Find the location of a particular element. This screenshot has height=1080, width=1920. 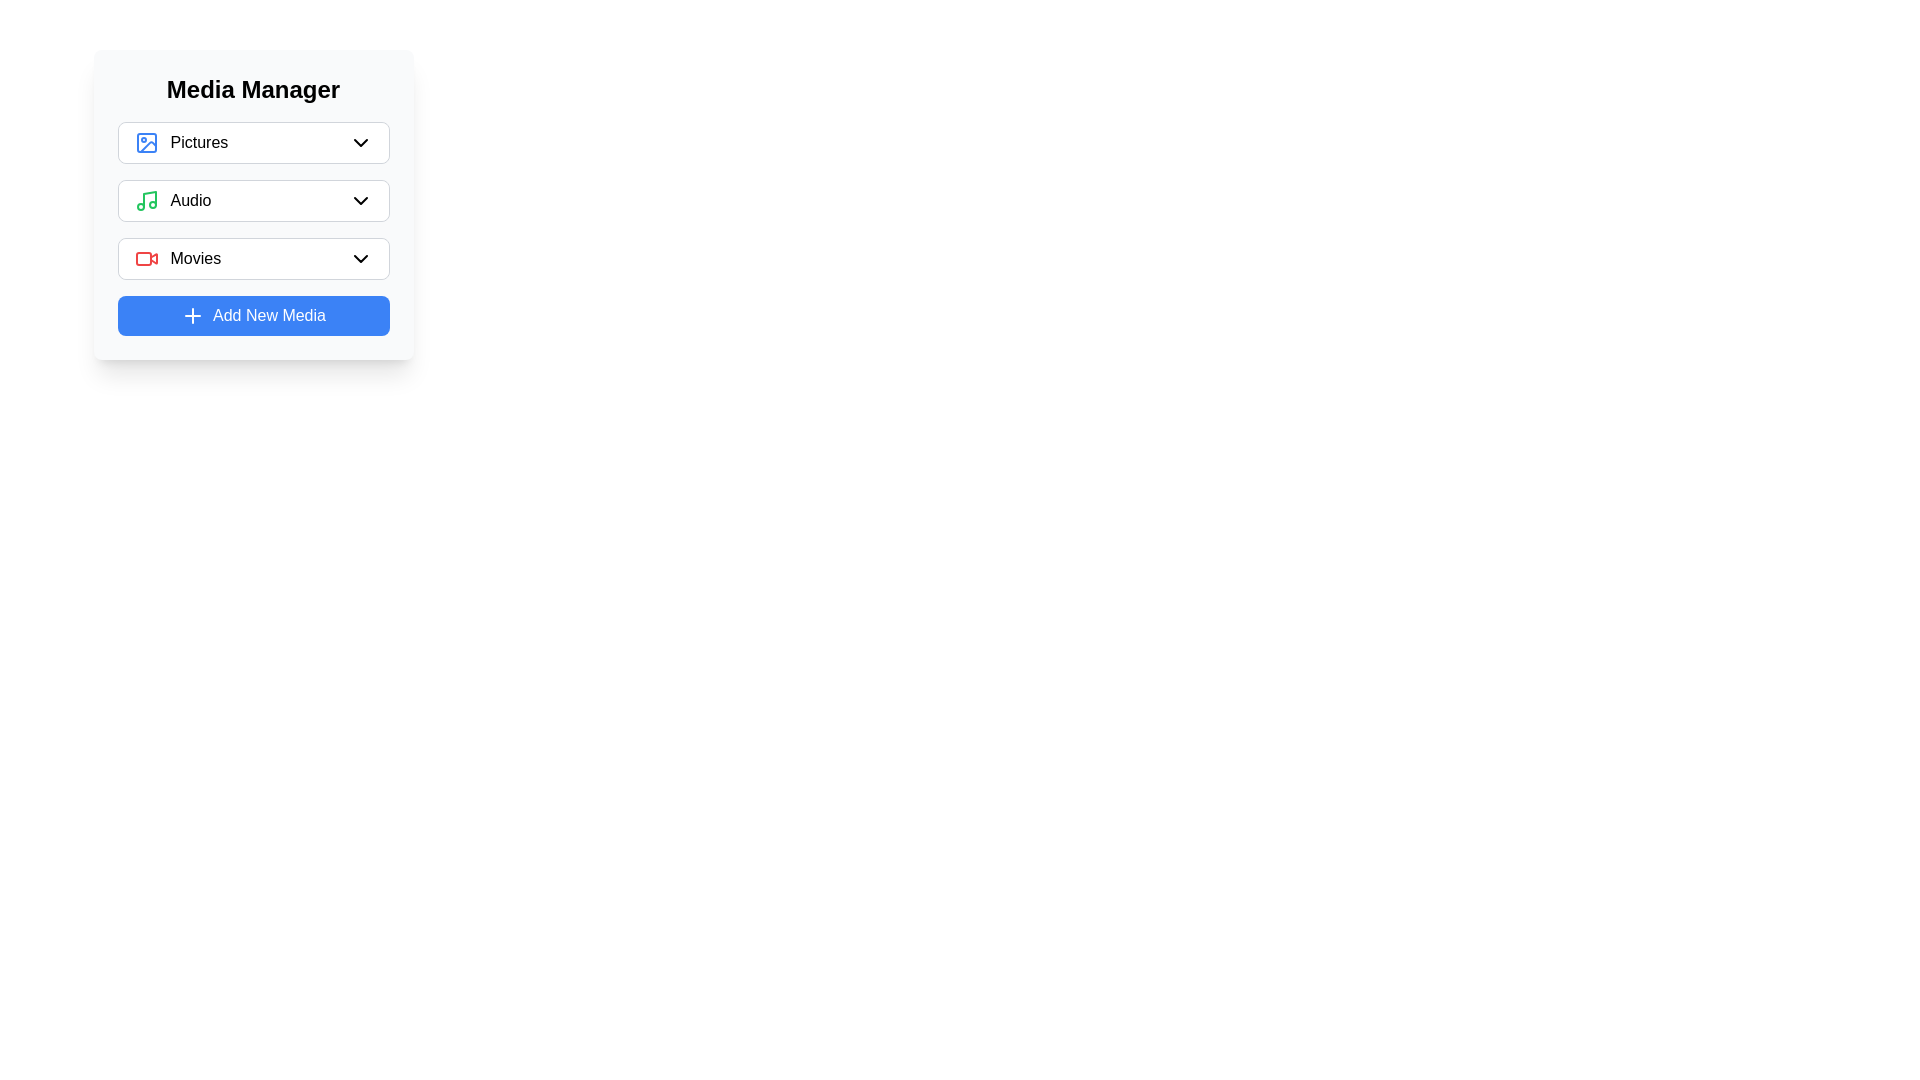

text label 'Movies' which is styled with a bold font and is preceded by a red video camera icon, located in the third row of the 'Media Manager' interface is located at coordinates (177, 257).